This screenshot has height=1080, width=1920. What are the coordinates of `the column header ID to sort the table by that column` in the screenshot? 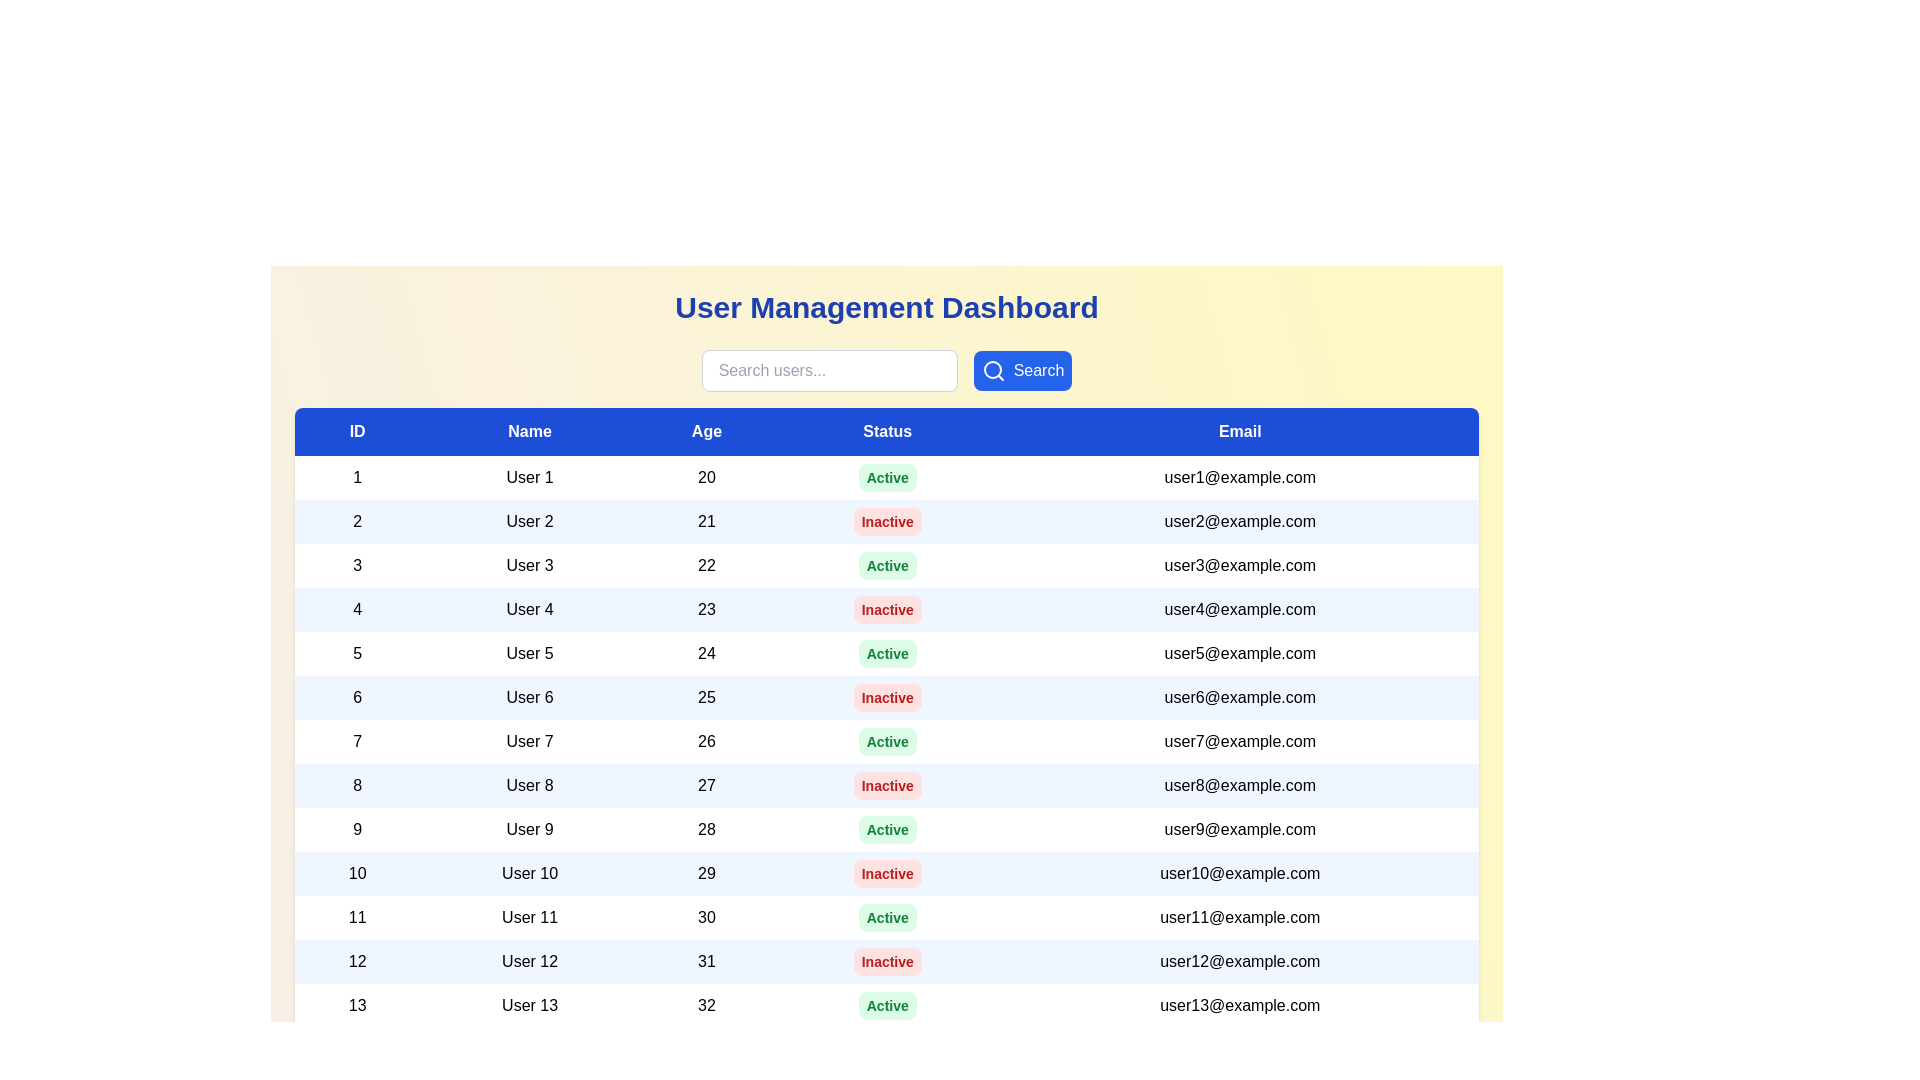 It's located at (357, 431).